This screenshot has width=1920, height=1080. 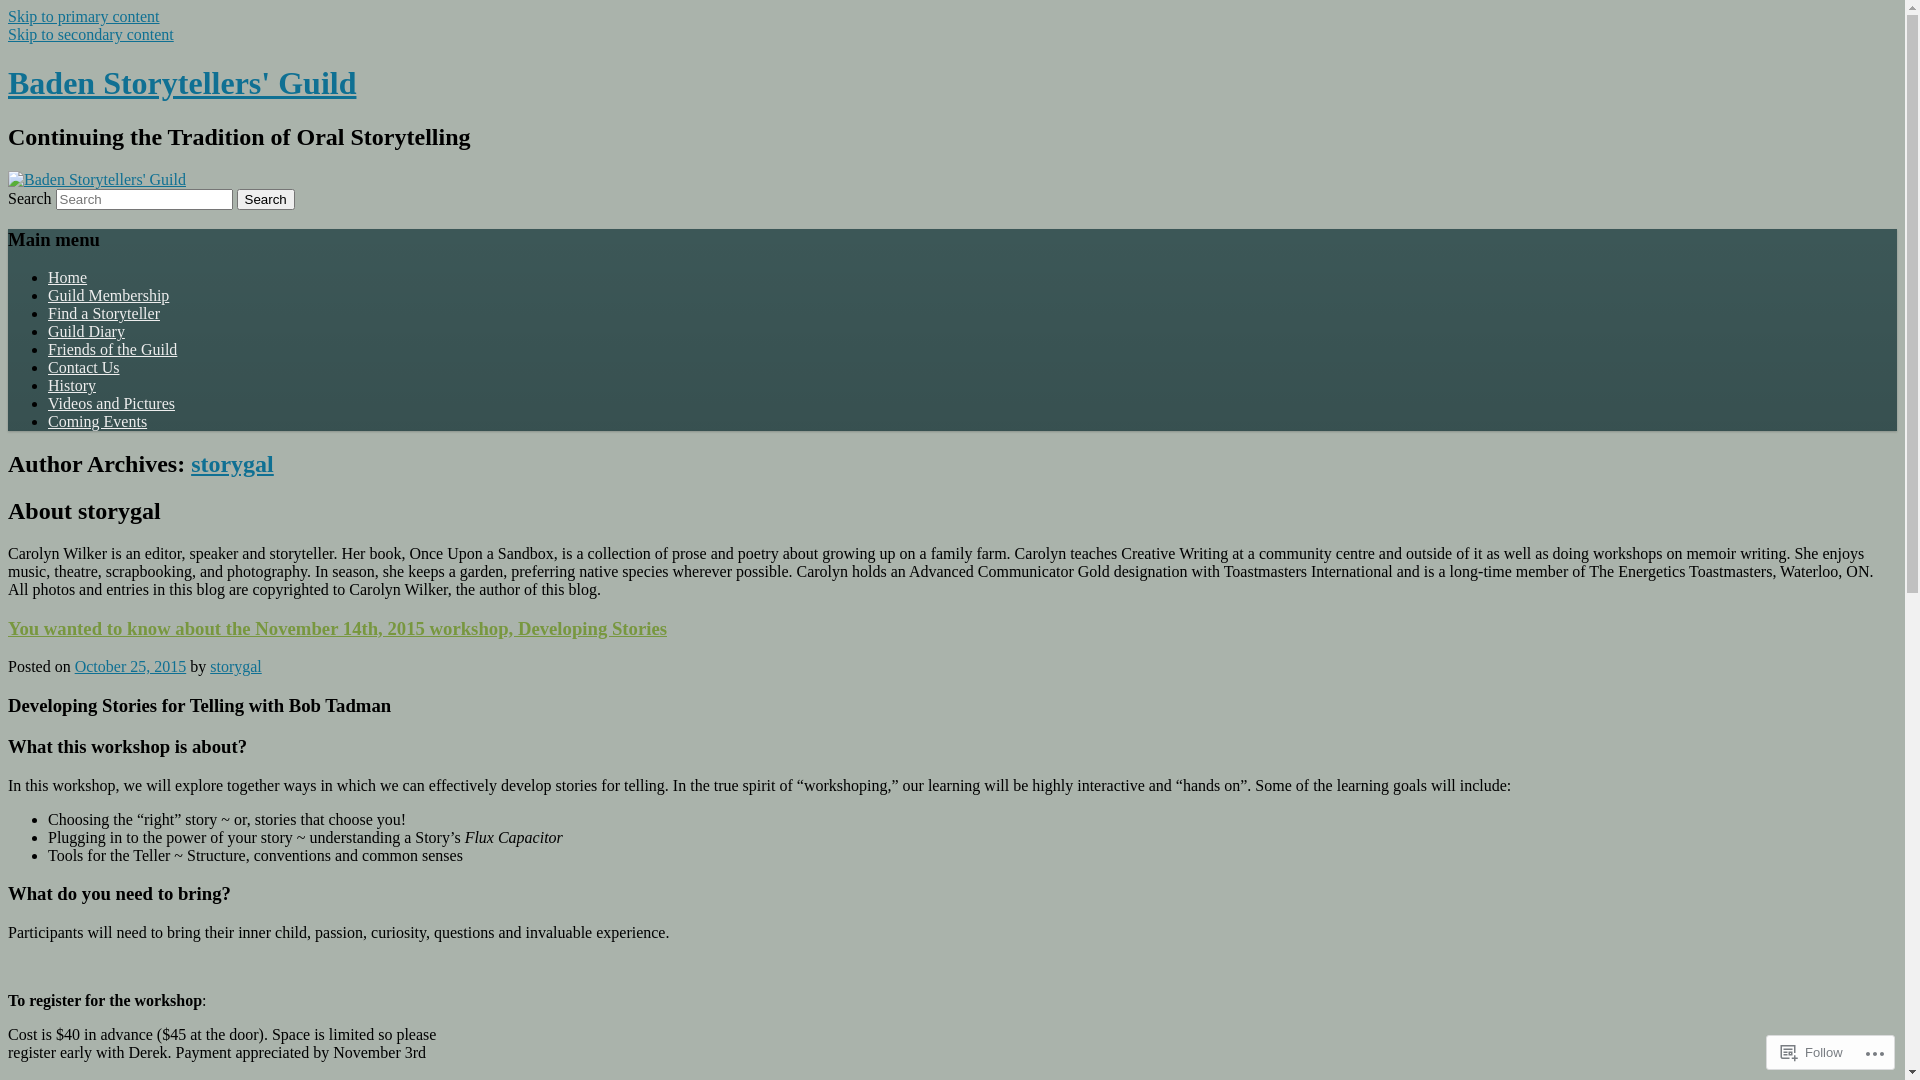 What do you see at coordinates (129, 666) in the screenshot?
I see `'October 25, 2015'` at bounding box center [129, 666].